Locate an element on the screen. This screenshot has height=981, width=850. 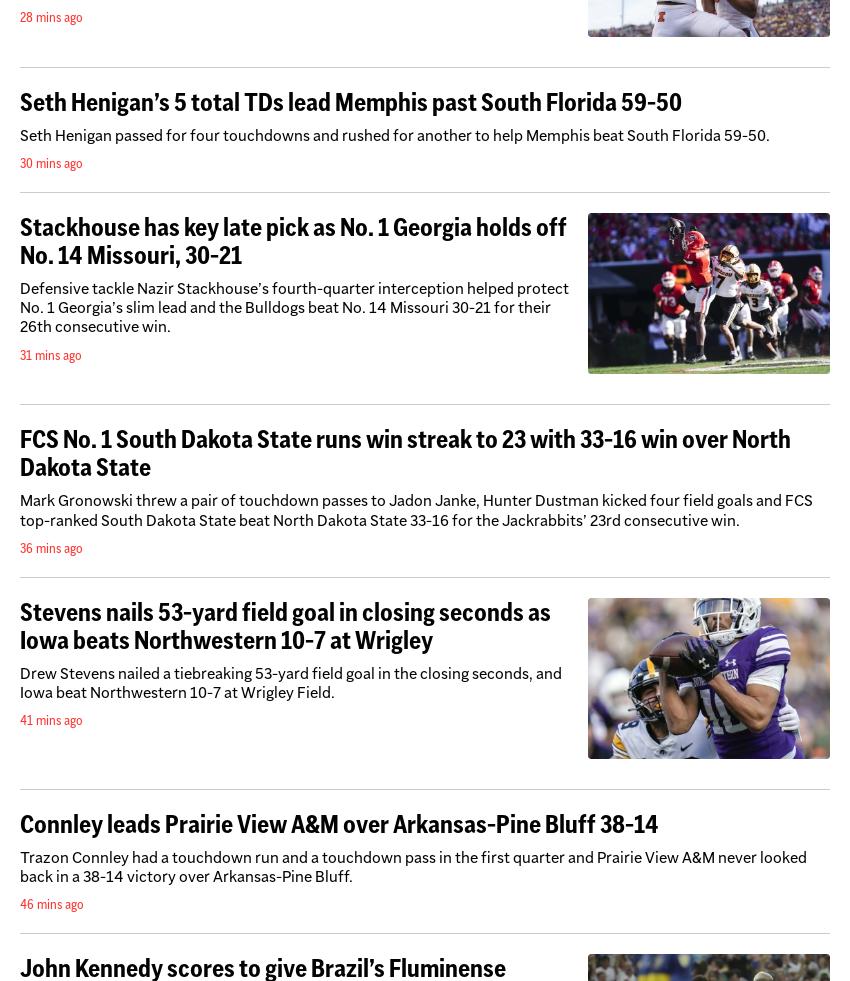
'Stackhouse has key late pick as No. 1 Georgia holds off No. 14 Missouri, 30-21' is located at coordinates (292, 240).